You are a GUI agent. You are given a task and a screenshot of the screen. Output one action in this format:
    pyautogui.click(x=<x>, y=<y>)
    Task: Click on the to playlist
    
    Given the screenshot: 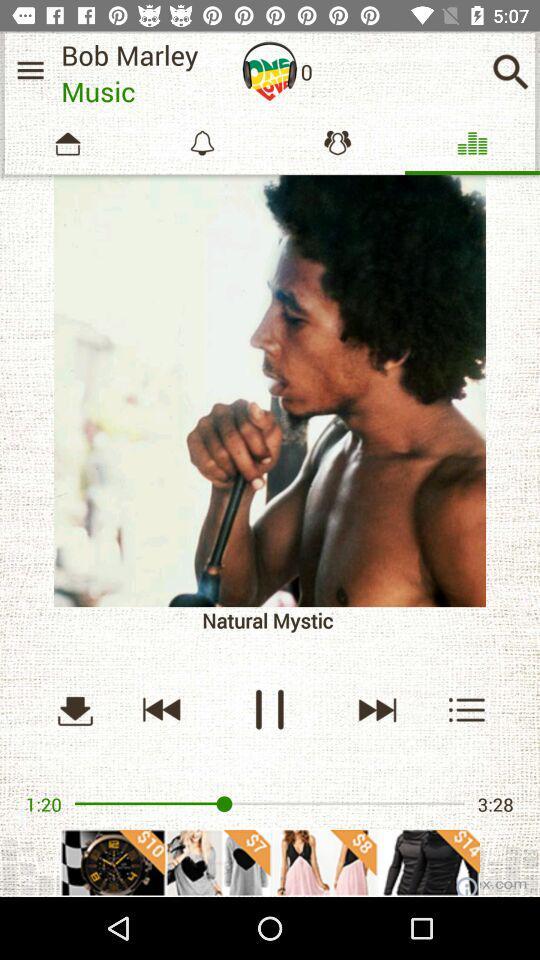 What is the action you would take?
    pyautogui.click(x=467, y=709)
    